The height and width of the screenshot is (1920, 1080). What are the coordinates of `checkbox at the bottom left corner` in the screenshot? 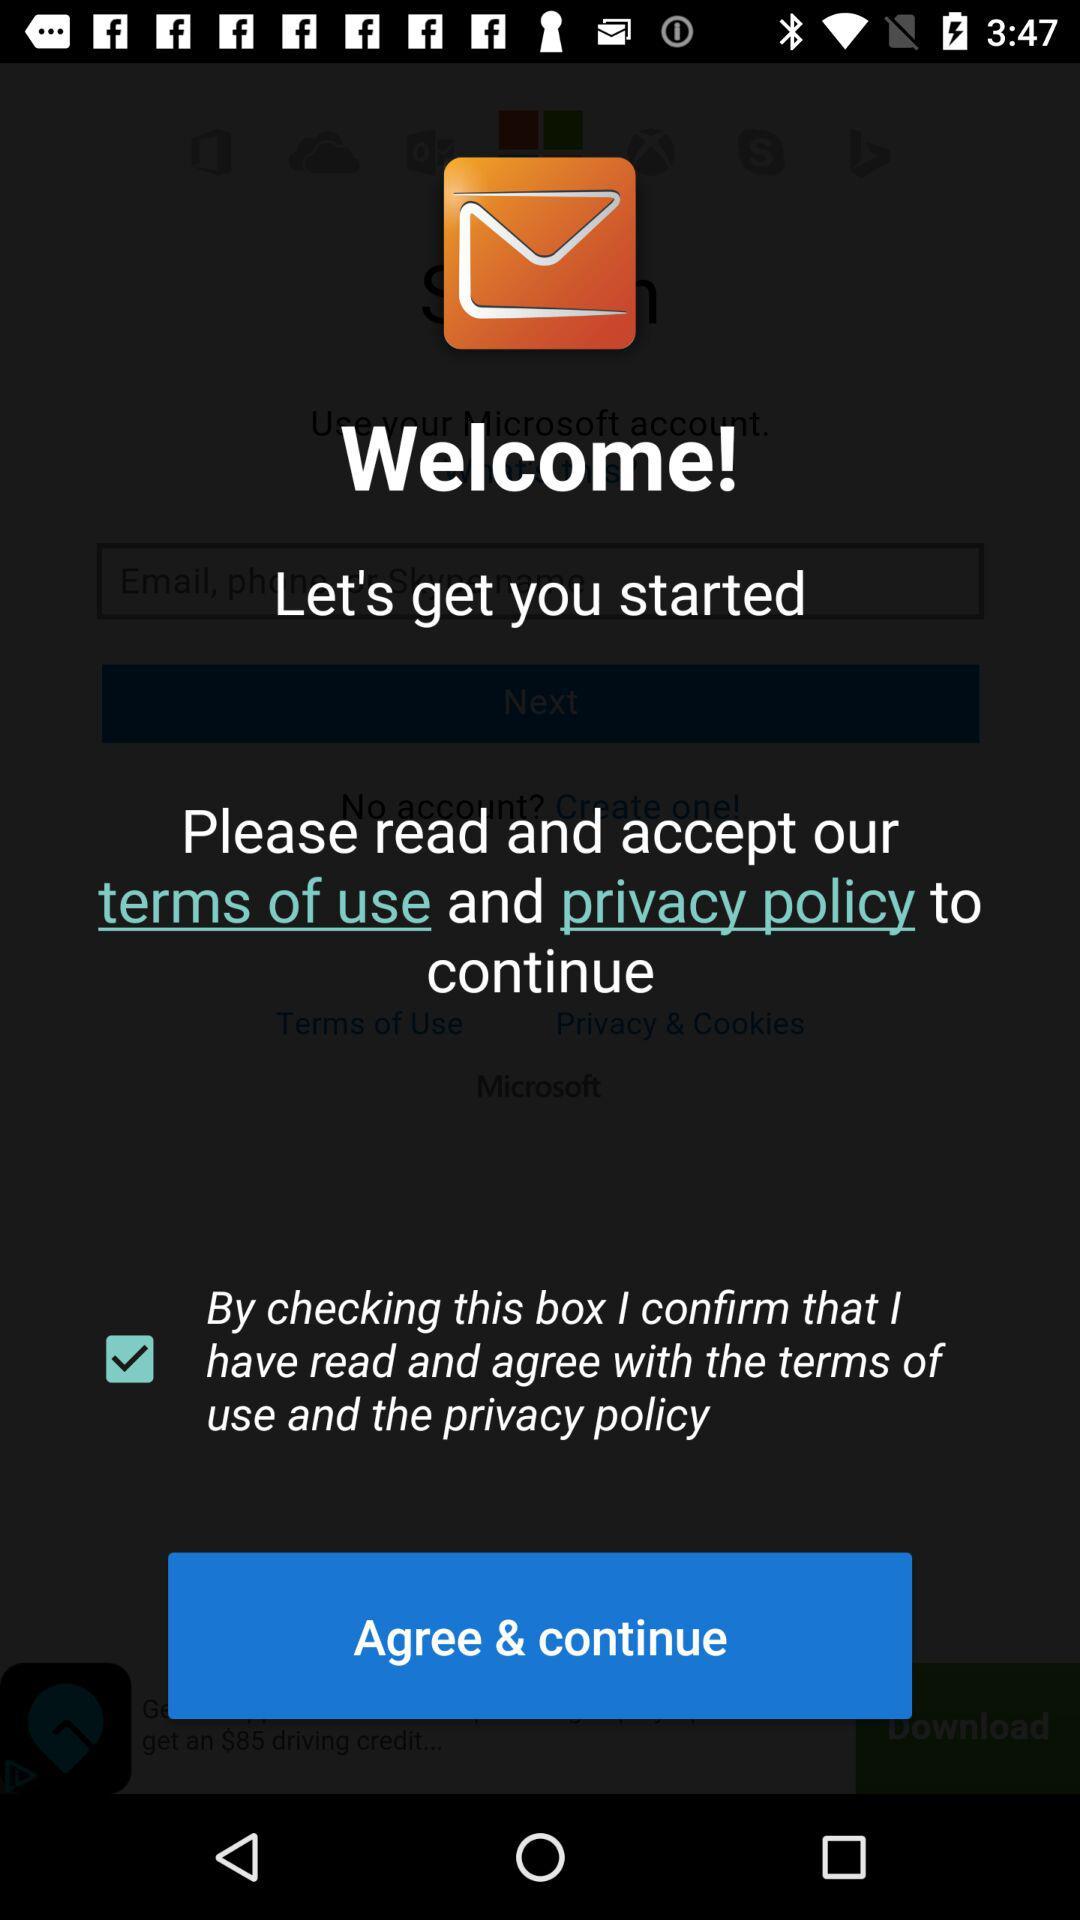 It's located at (129, 1359).